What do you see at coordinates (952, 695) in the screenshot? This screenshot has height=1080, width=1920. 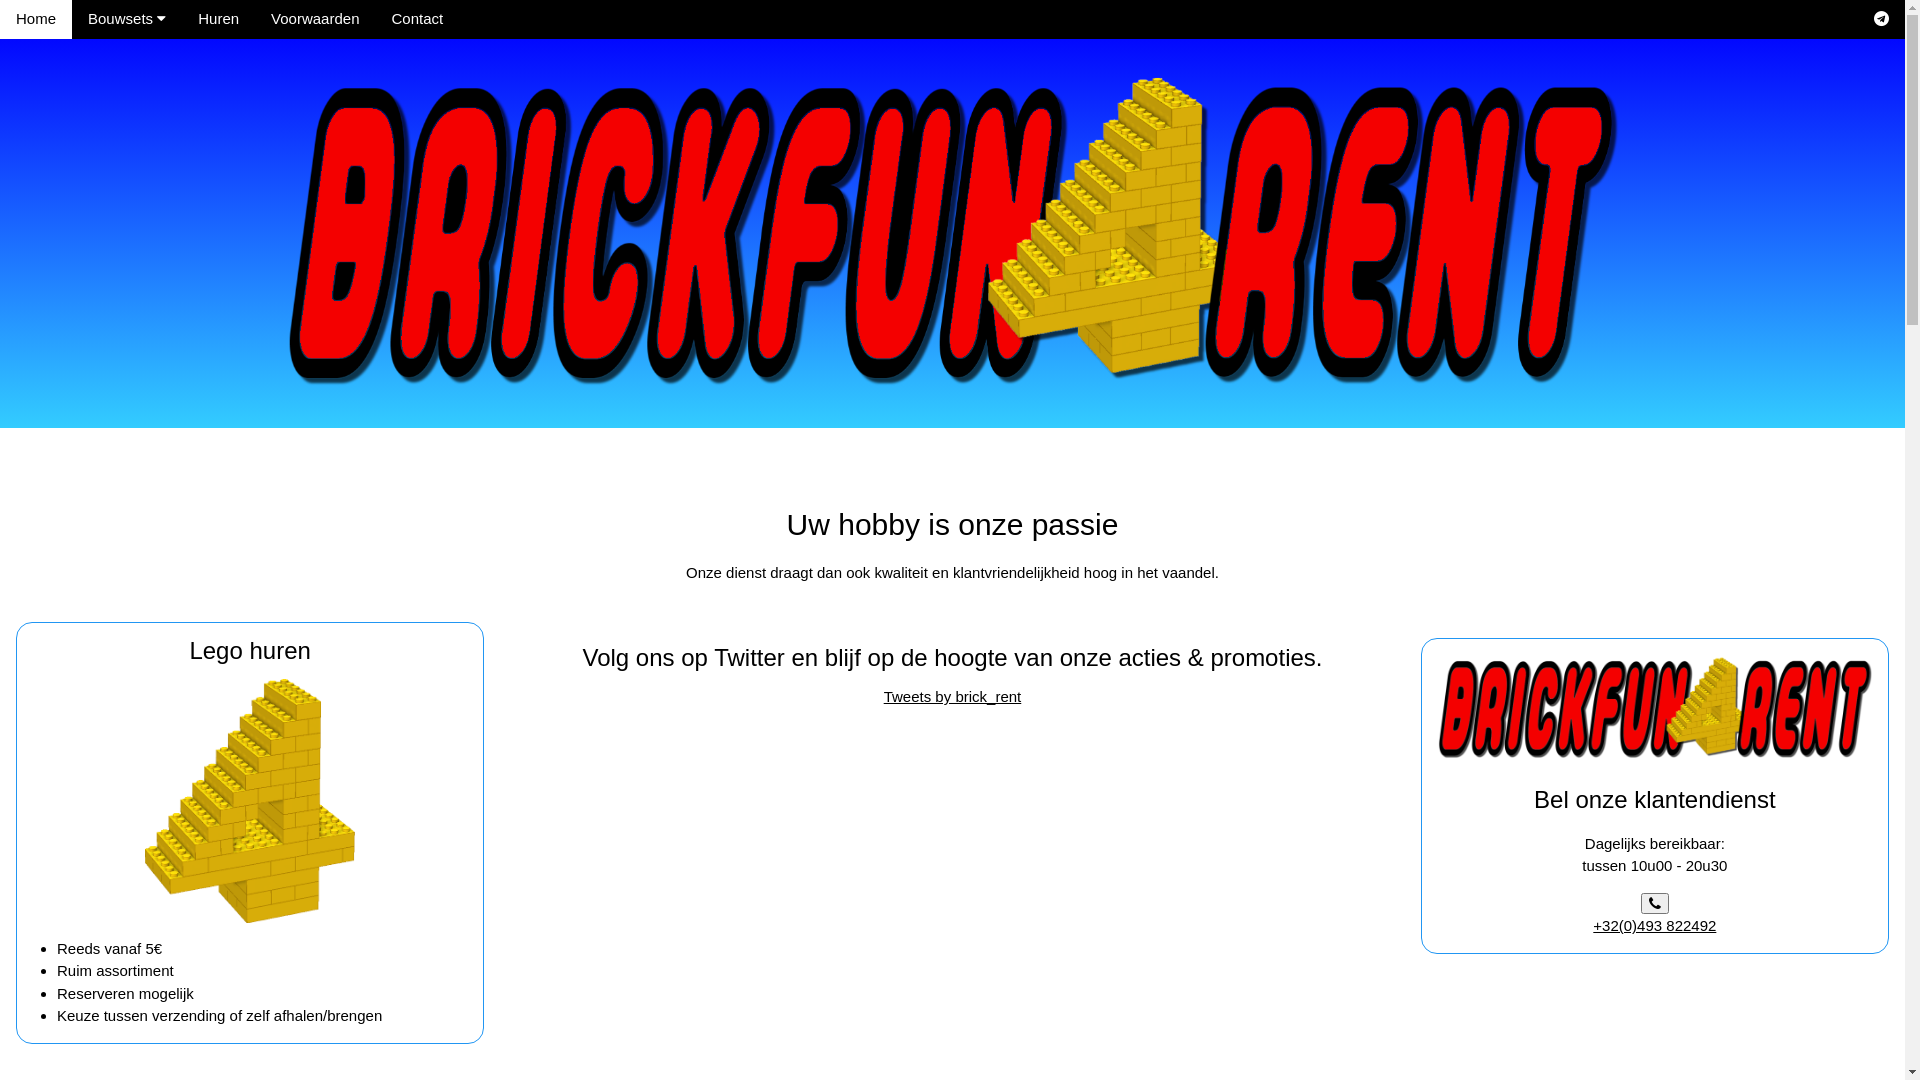 I see `'Tweets by brick_rent'` at bounding box center [952, 695].